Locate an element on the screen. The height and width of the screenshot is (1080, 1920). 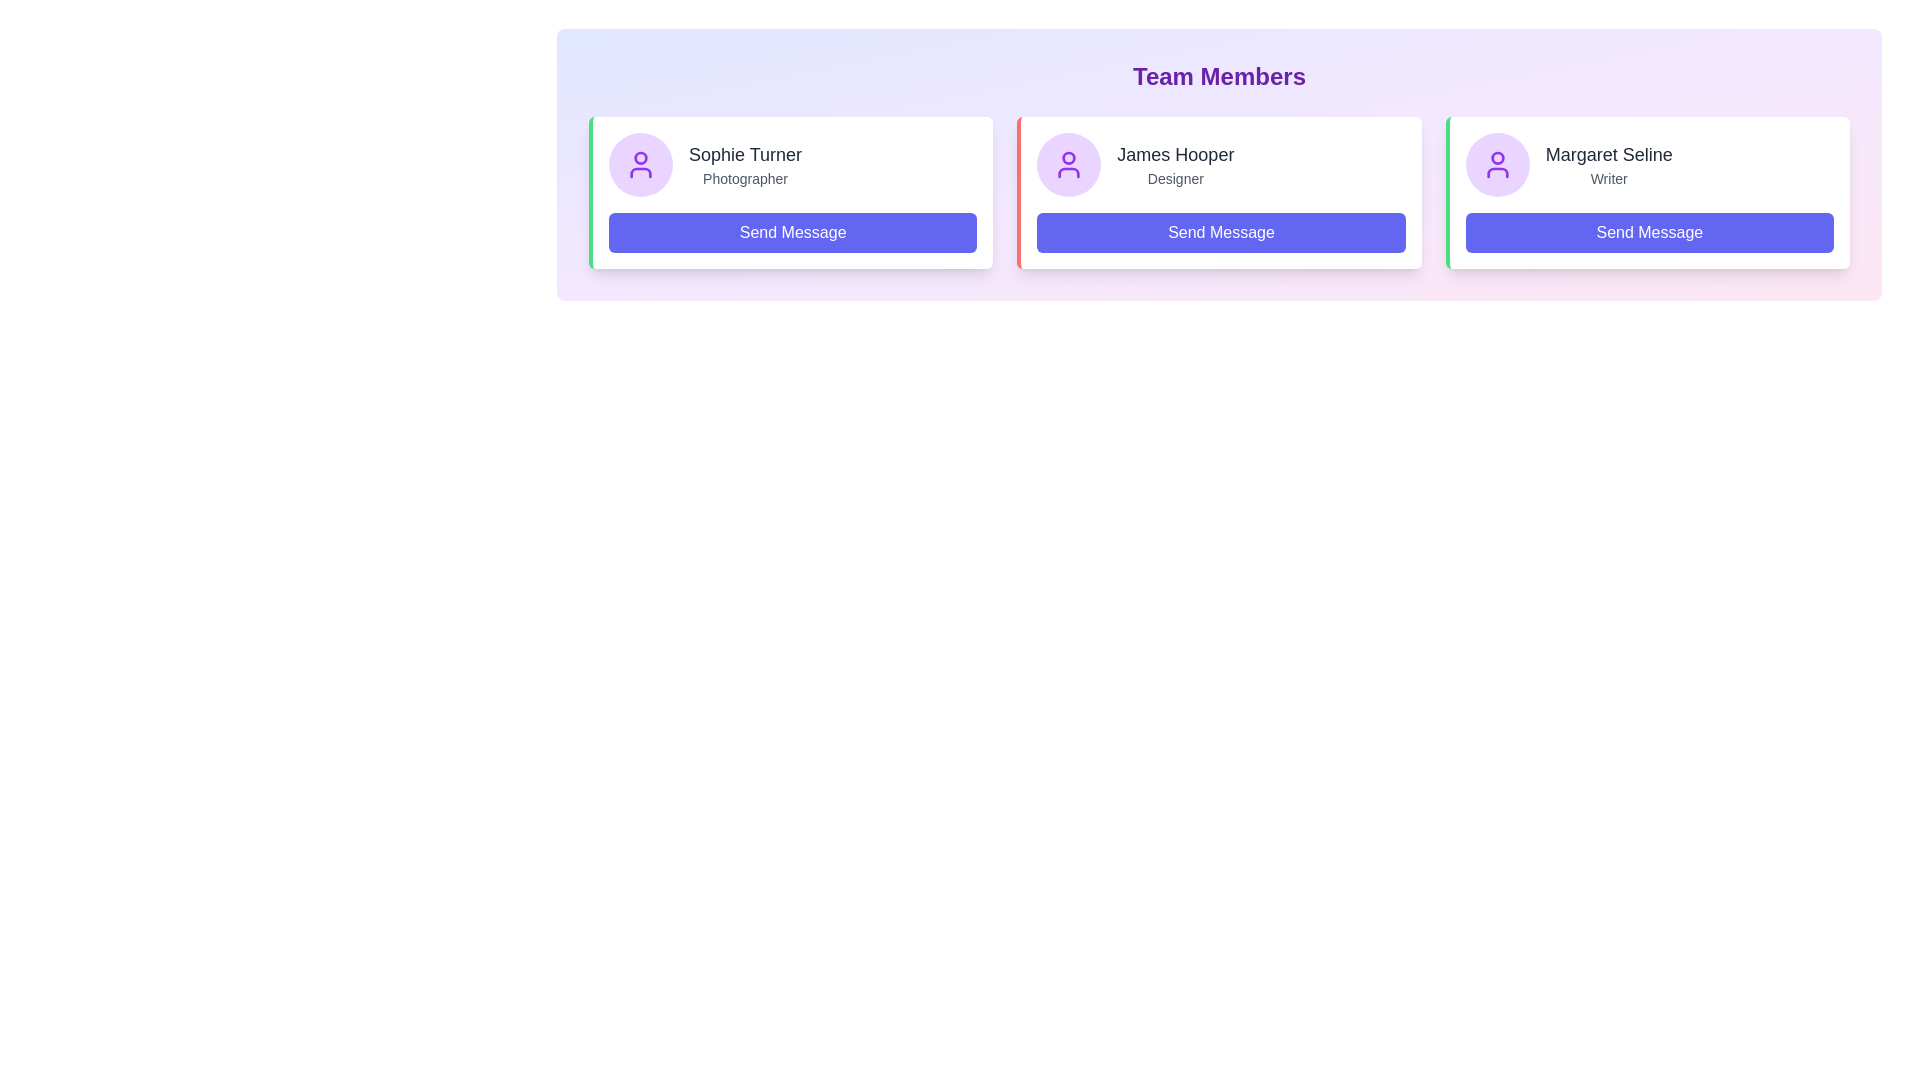
the profile icon representing 'Sophie Turner', located in the top-left corner of the card is located at coordinates (641, 164).